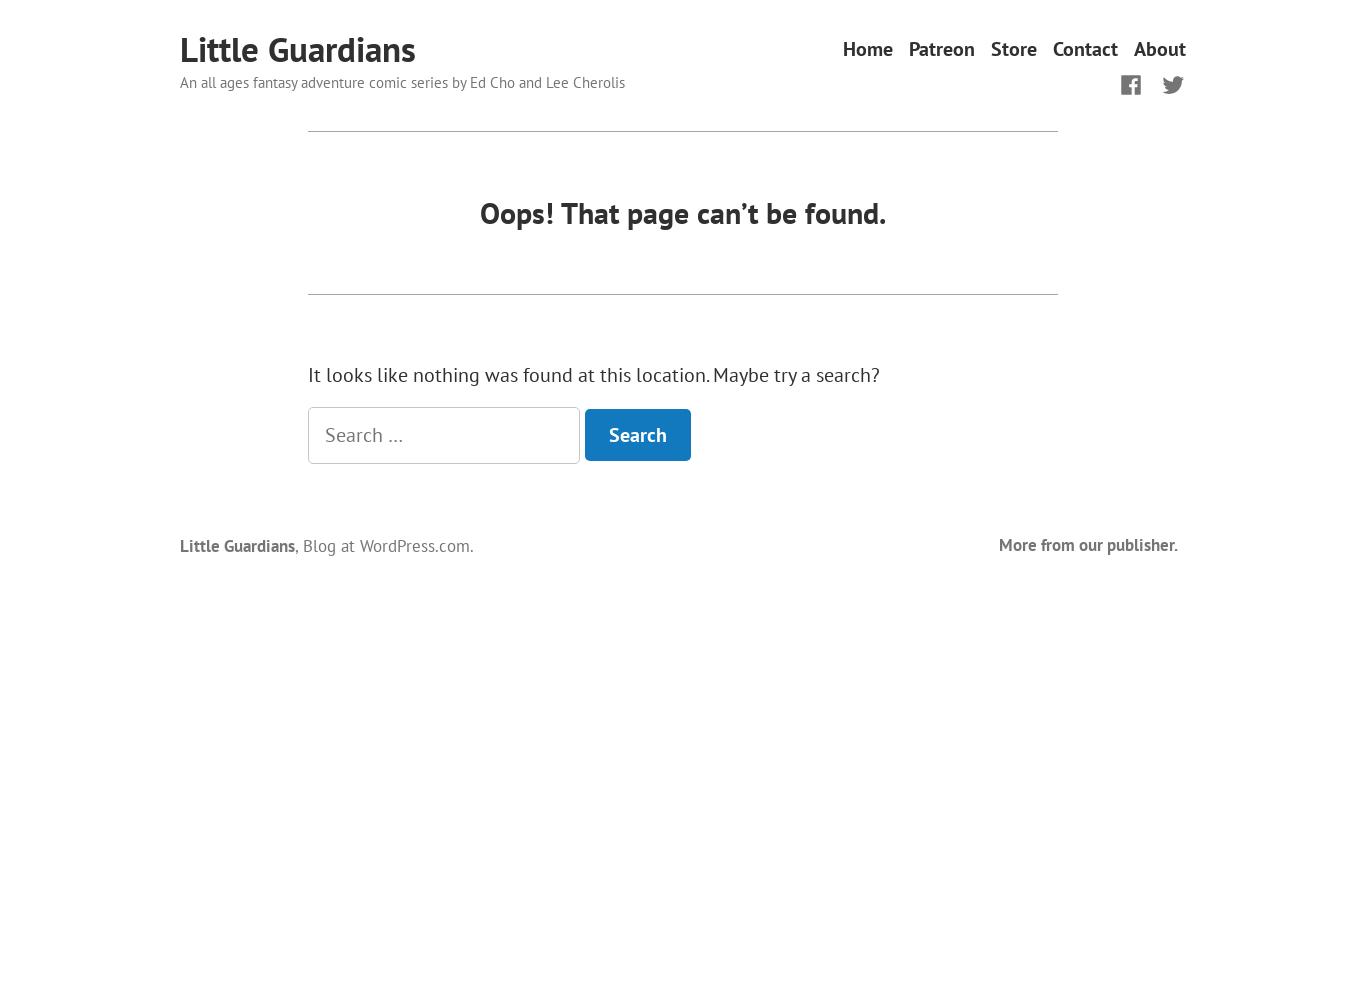  Describe the element at coordinates (592, 375) in the screenshot. I see `'It looks like nothing was found at this location. Maybe try a search?'` at that location.